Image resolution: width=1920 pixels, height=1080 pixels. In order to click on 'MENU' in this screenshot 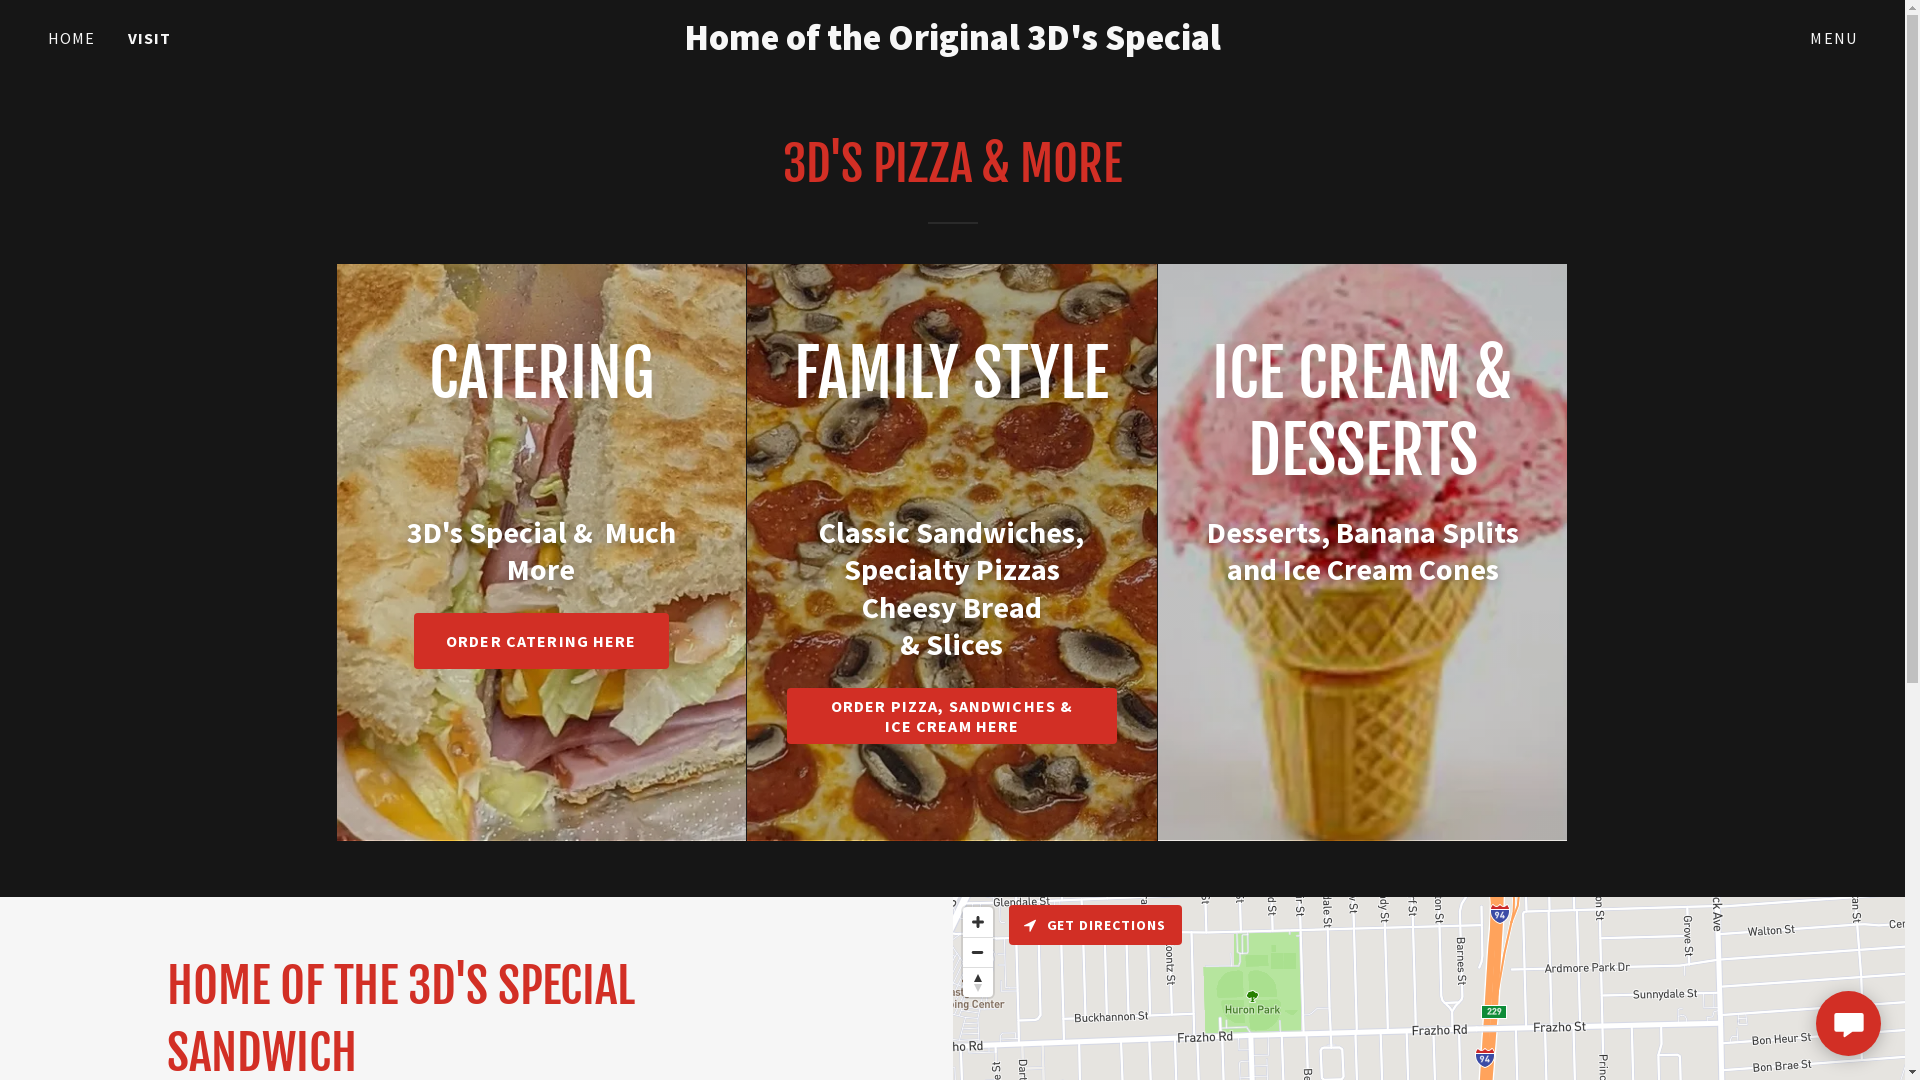, I will do `click(1833, 38)`.